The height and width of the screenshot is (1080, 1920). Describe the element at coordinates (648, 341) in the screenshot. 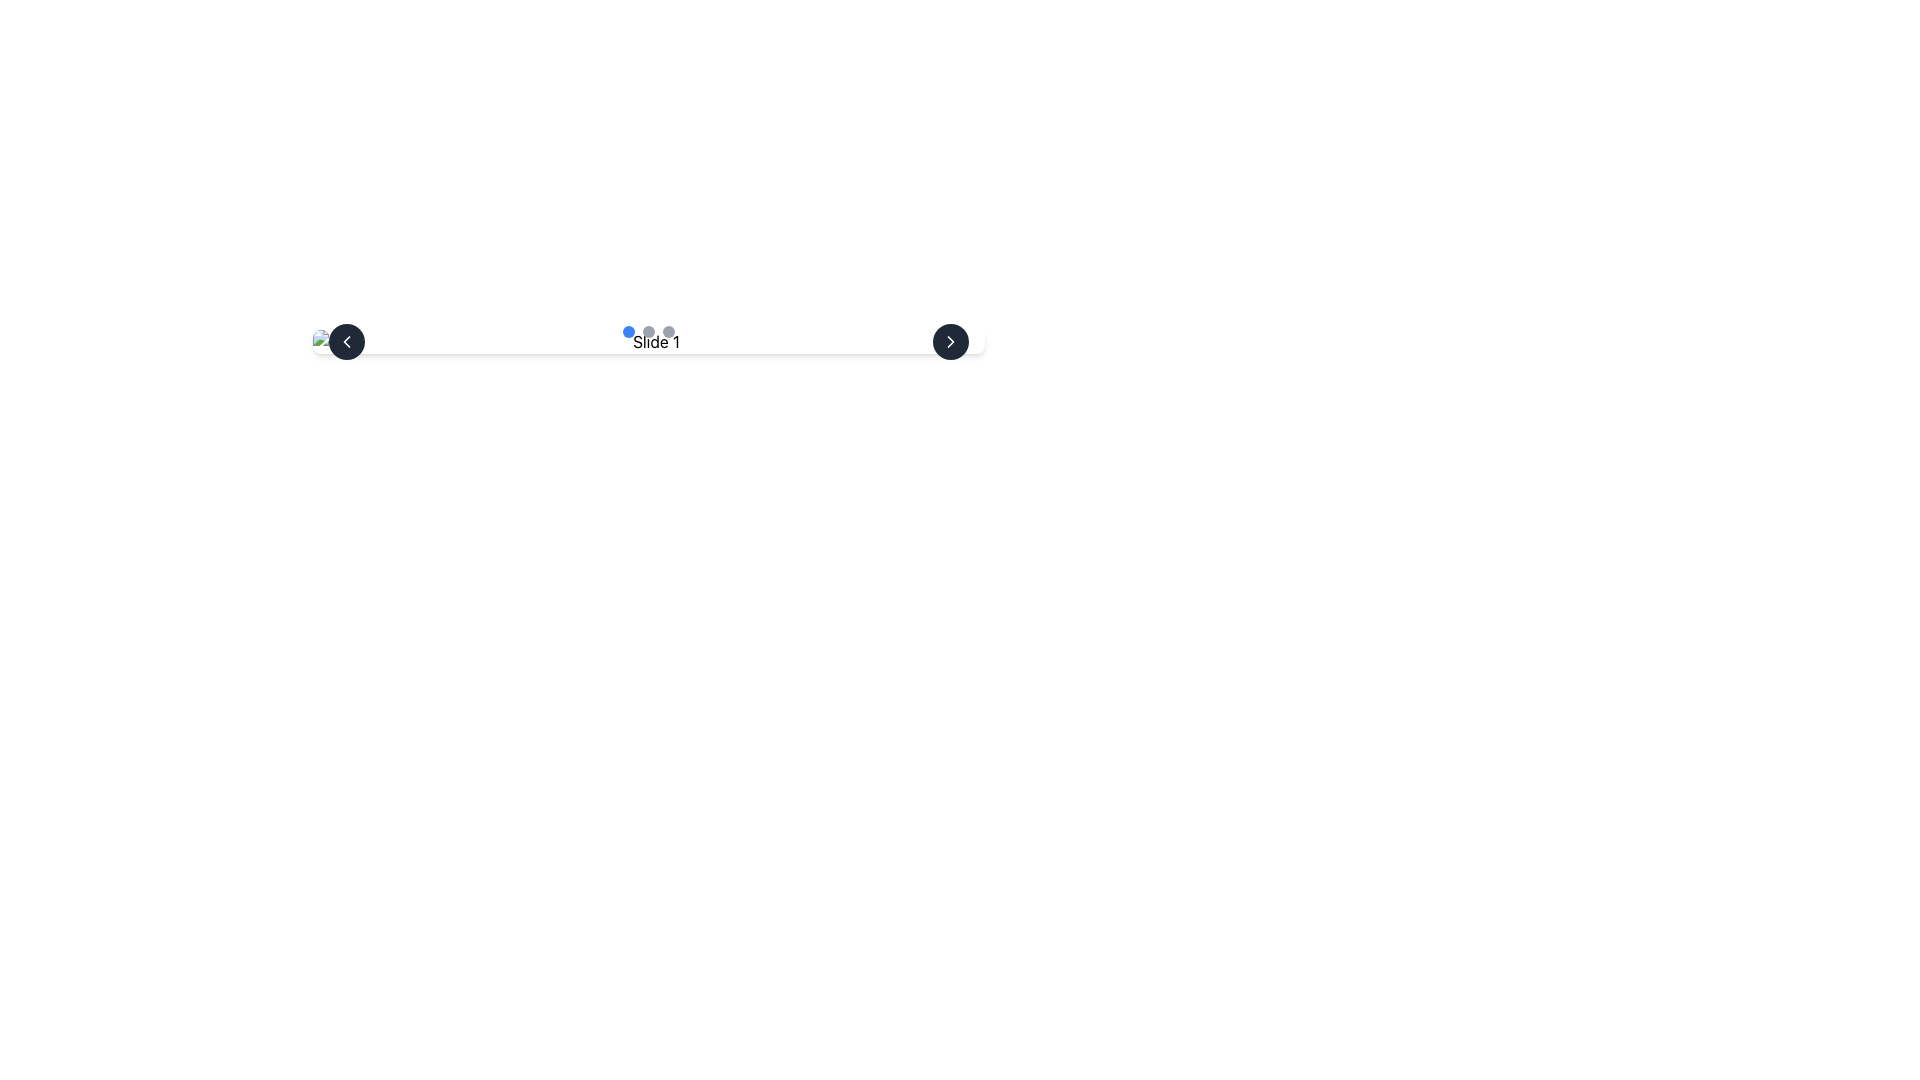

I see `the highlighted circle of the interactive carousel indicator` at that location.